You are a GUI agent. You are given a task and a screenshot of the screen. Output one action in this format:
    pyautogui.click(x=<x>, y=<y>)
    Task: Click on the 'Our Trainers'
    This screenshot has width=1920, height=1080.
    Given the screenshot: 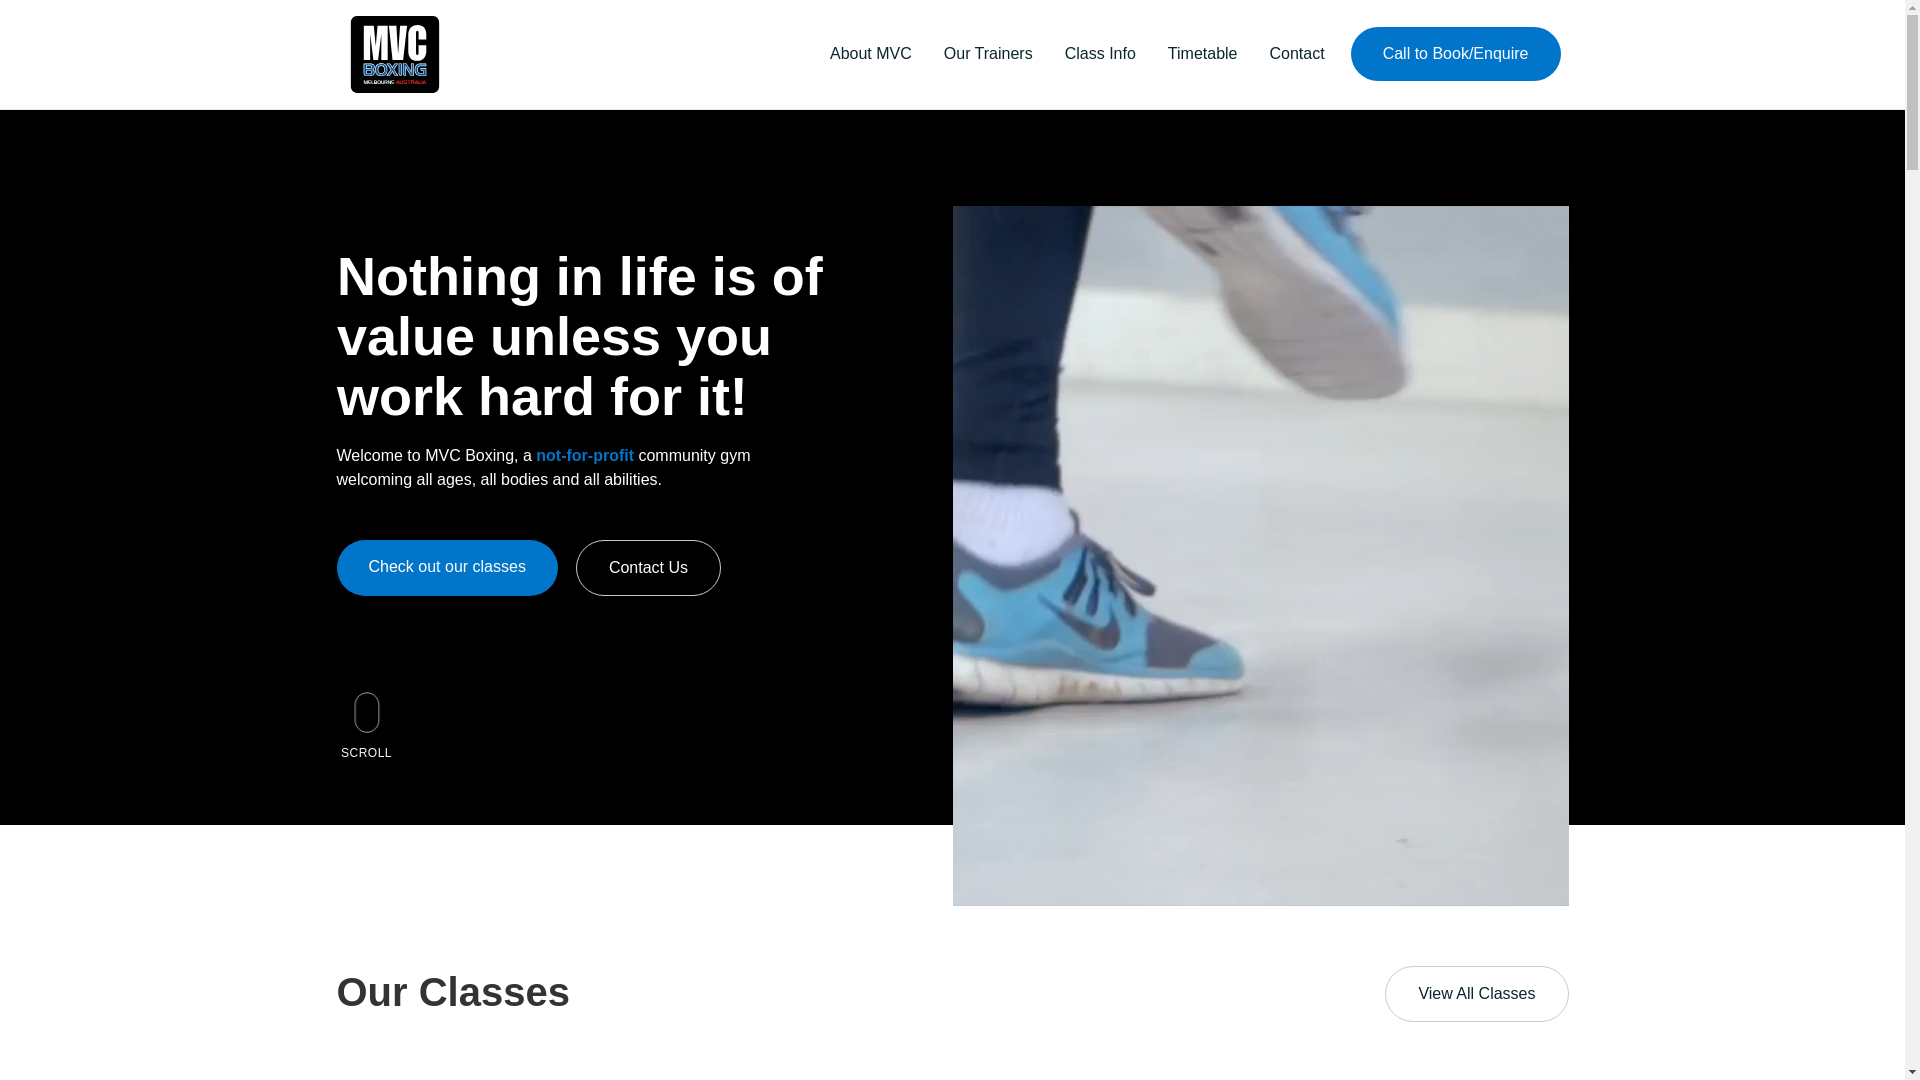 What is the action you would take?
    pyautogui.click(x=988, y=53)
    